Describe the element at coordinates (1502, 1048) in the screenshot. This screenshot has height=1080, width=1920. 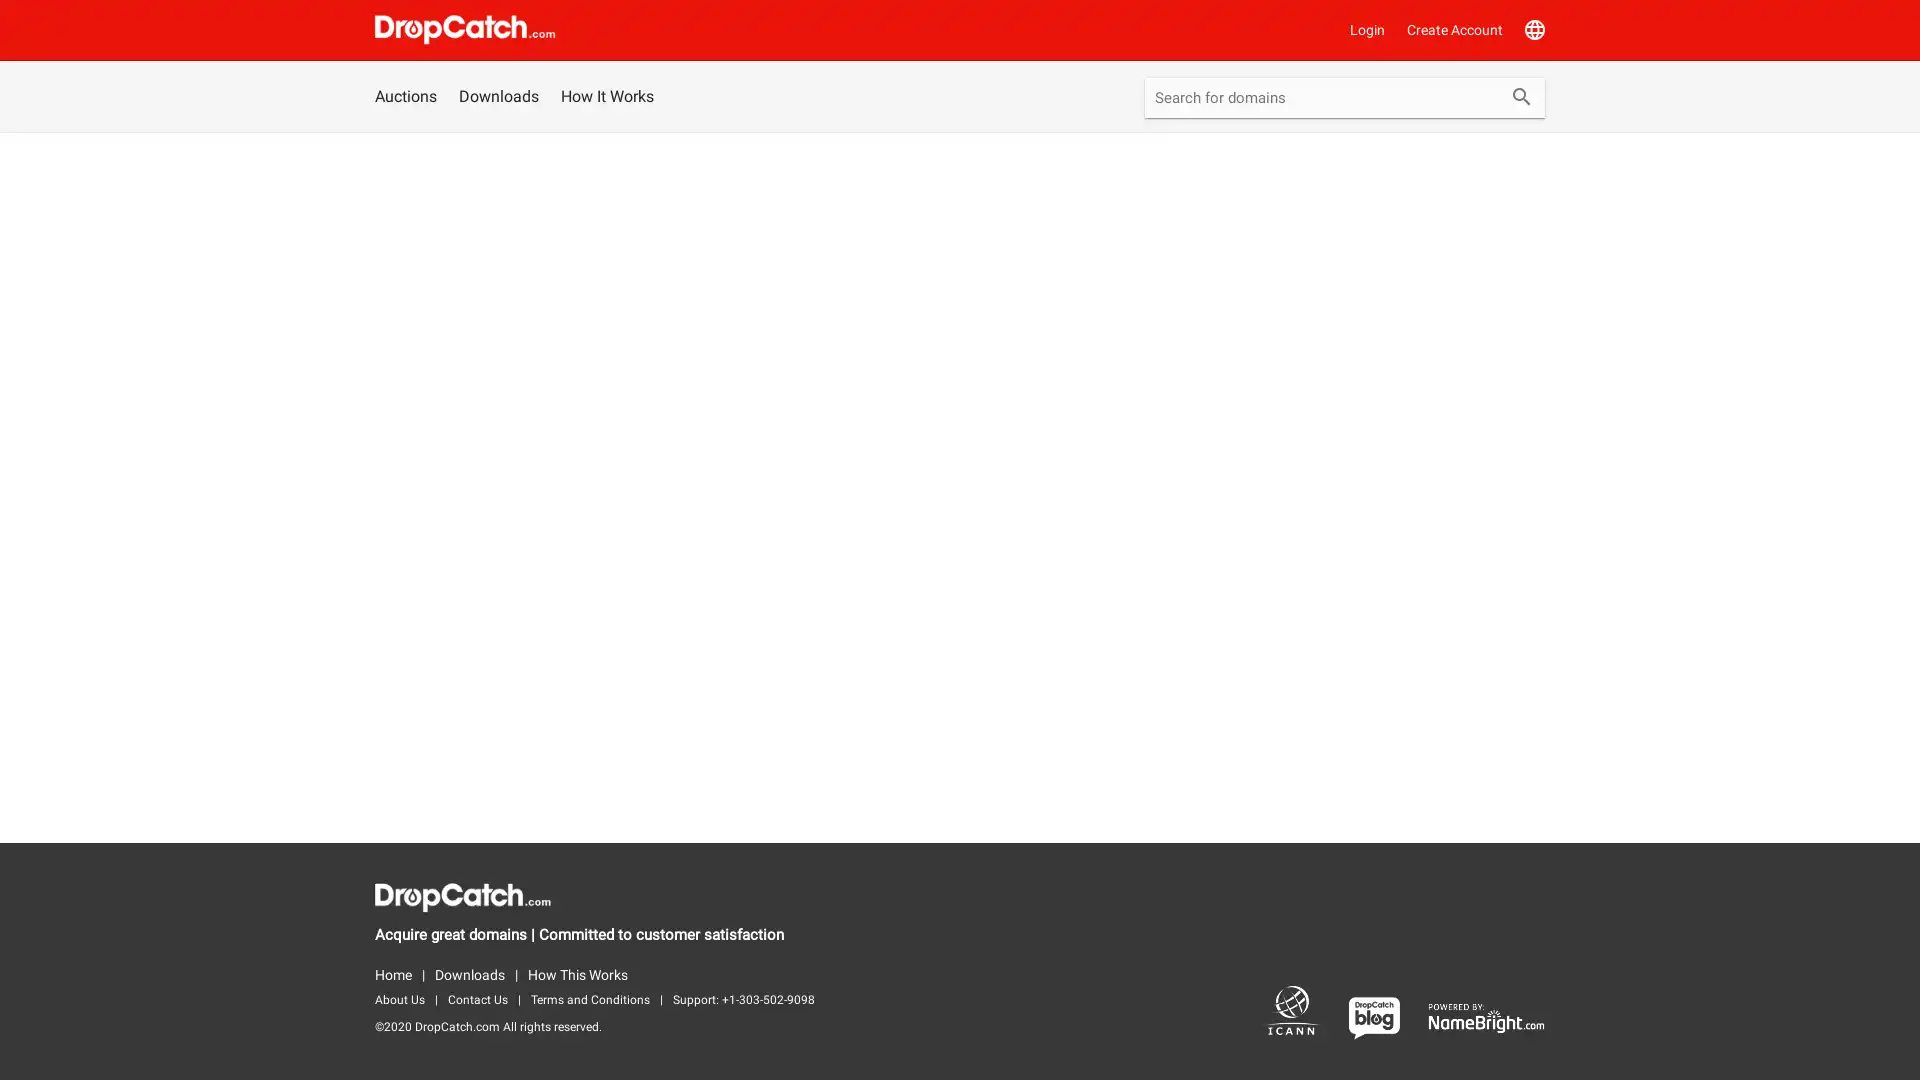
I see `Bid` at that location.